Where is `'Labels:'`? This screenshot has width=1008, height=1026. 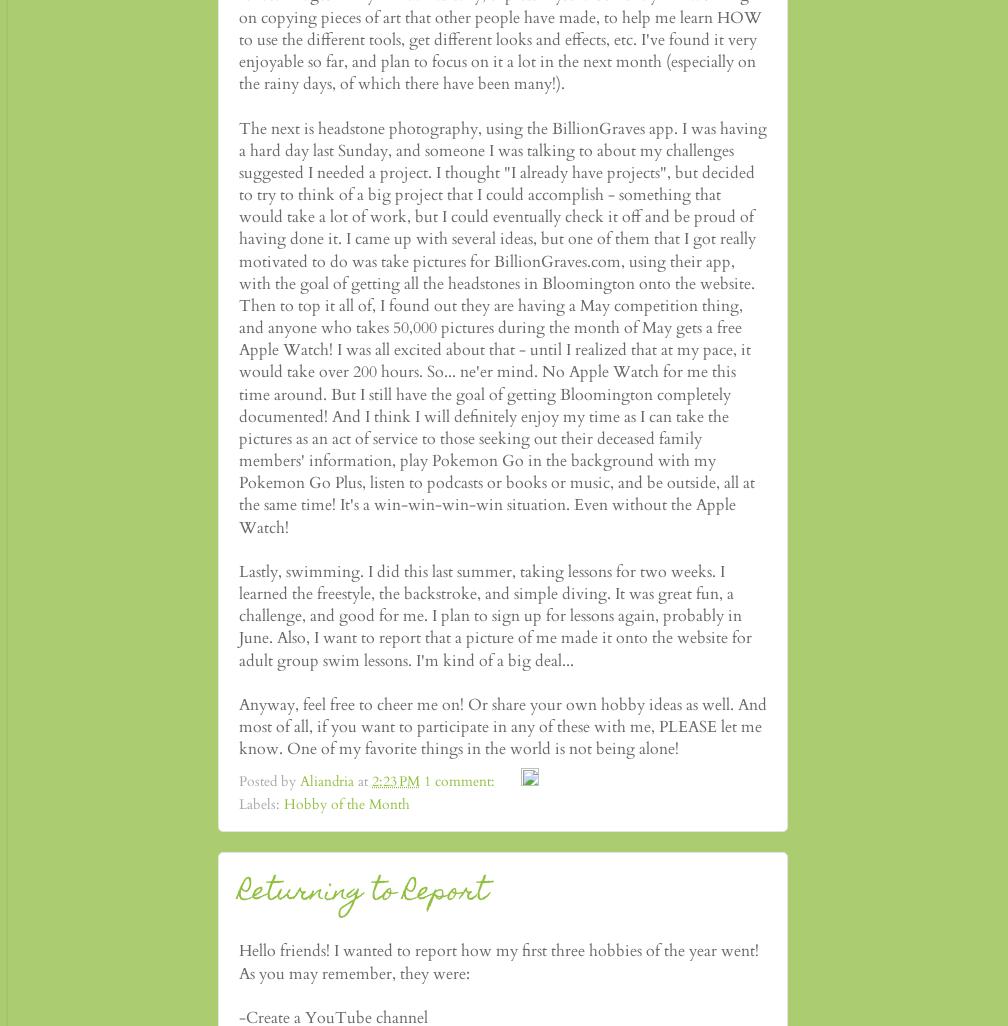 'Labels:' is located at coordinates (261, 802).